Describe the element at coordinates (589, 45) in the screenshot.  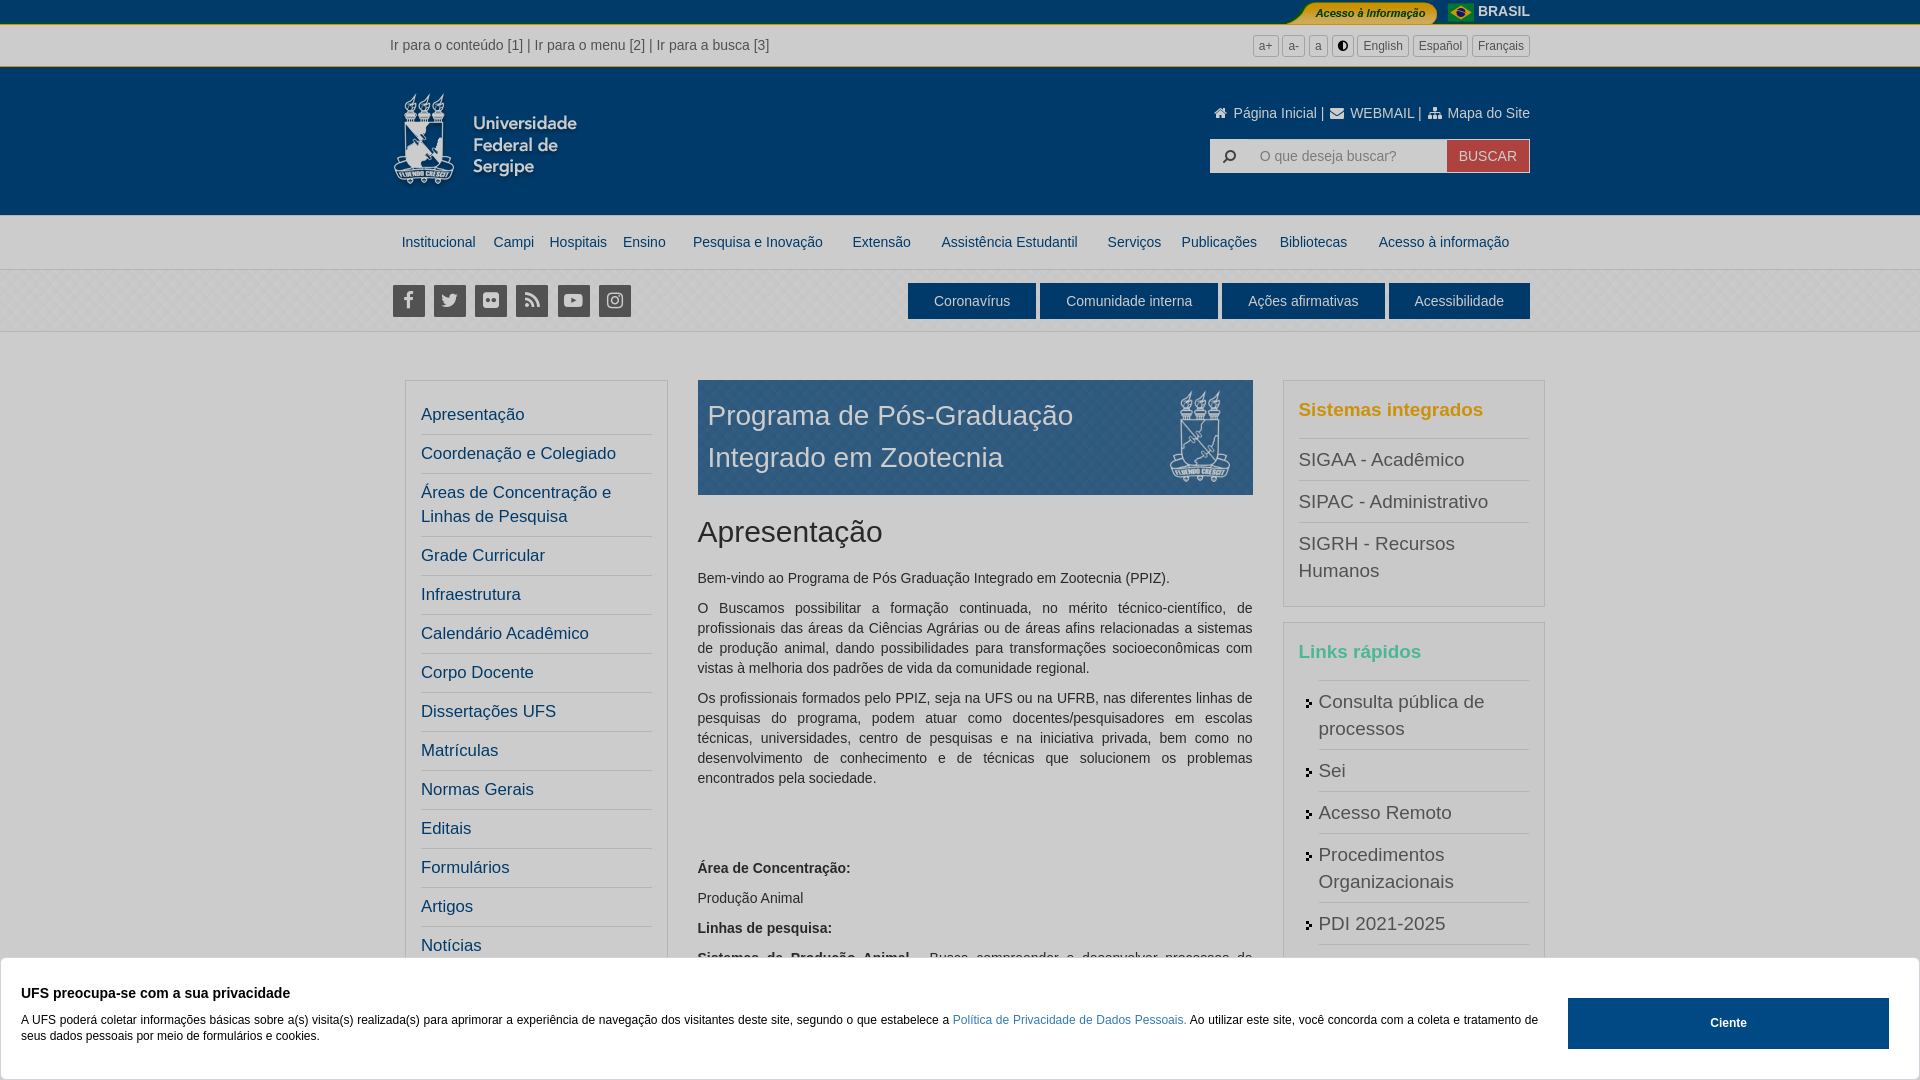
I see `'Ir para o menu [2]'` at that location.